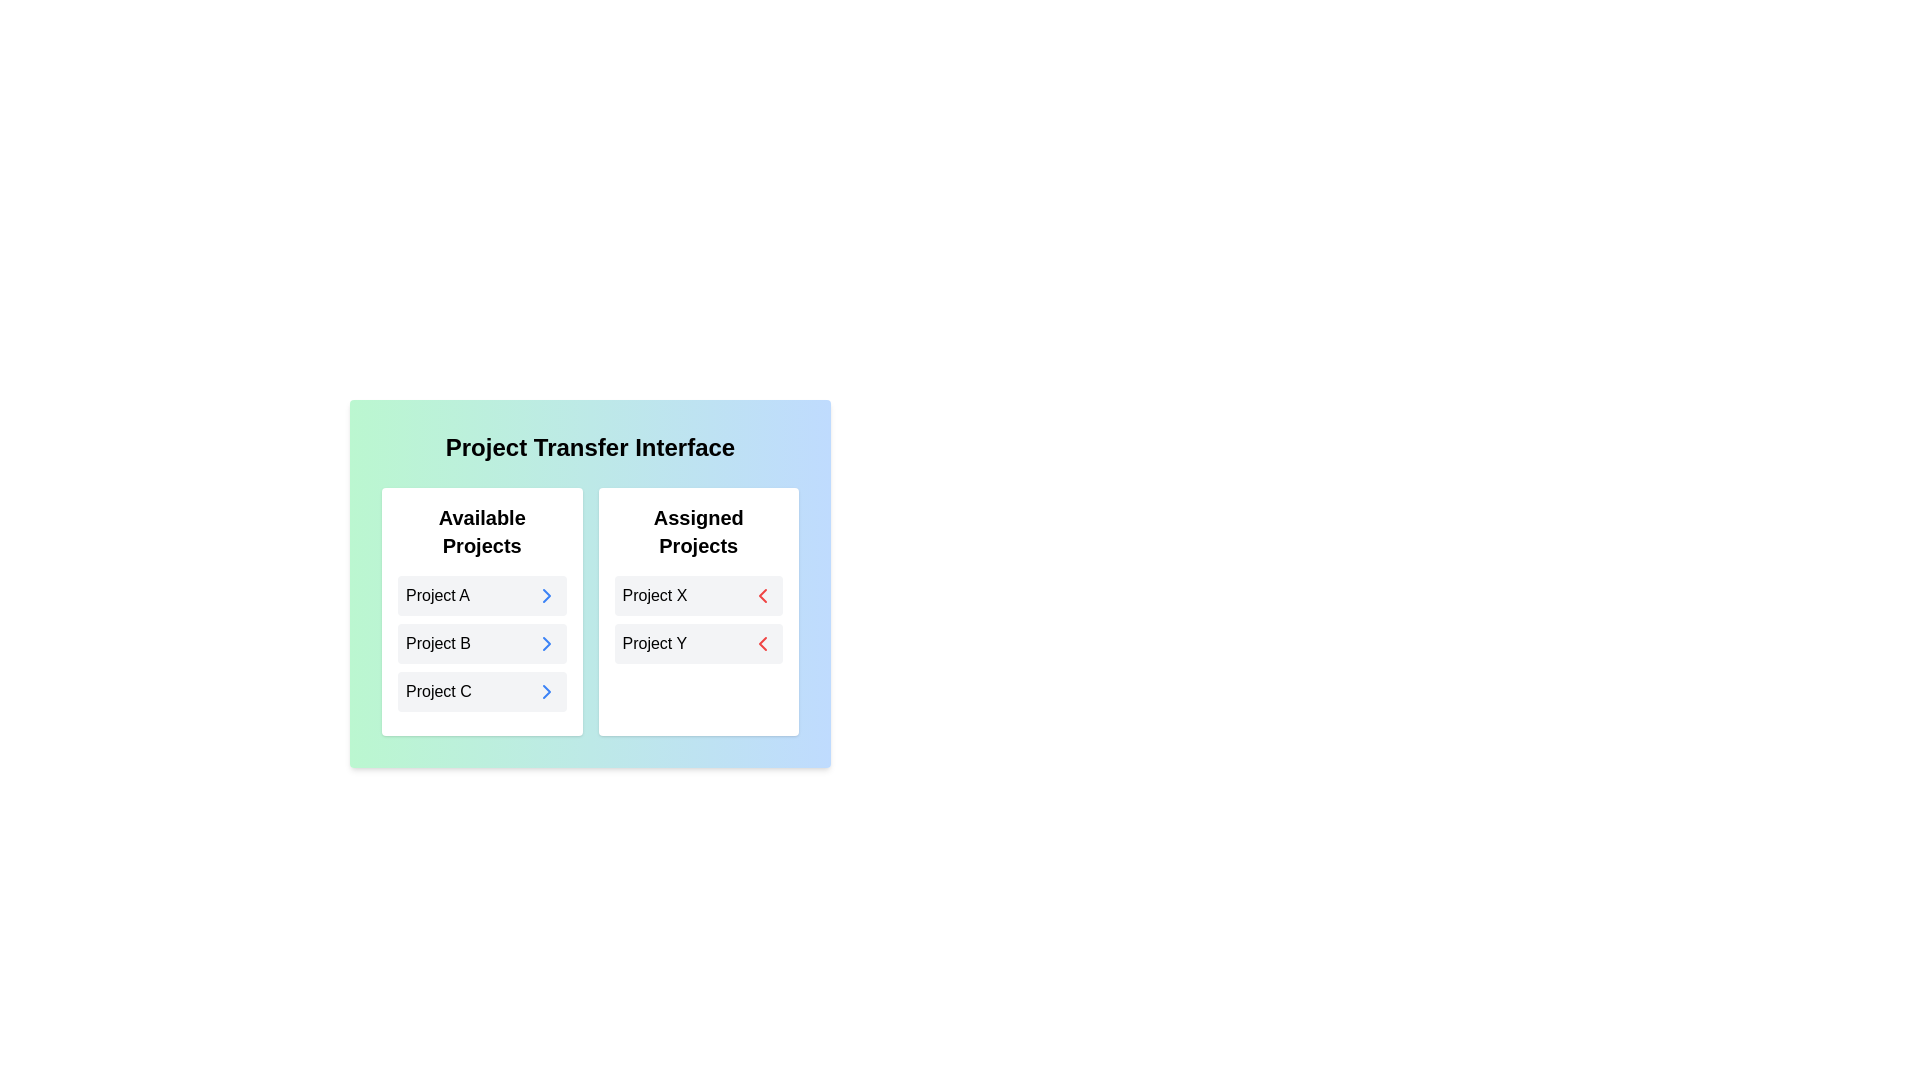  Describe the element at coordinates (546, 644) in the screenshot. I see `the rightward-pointing blue arrow icon button next to 'Project B' to move it from the 'Available Projects' list to the 'Assigned Projects' list` at that location.